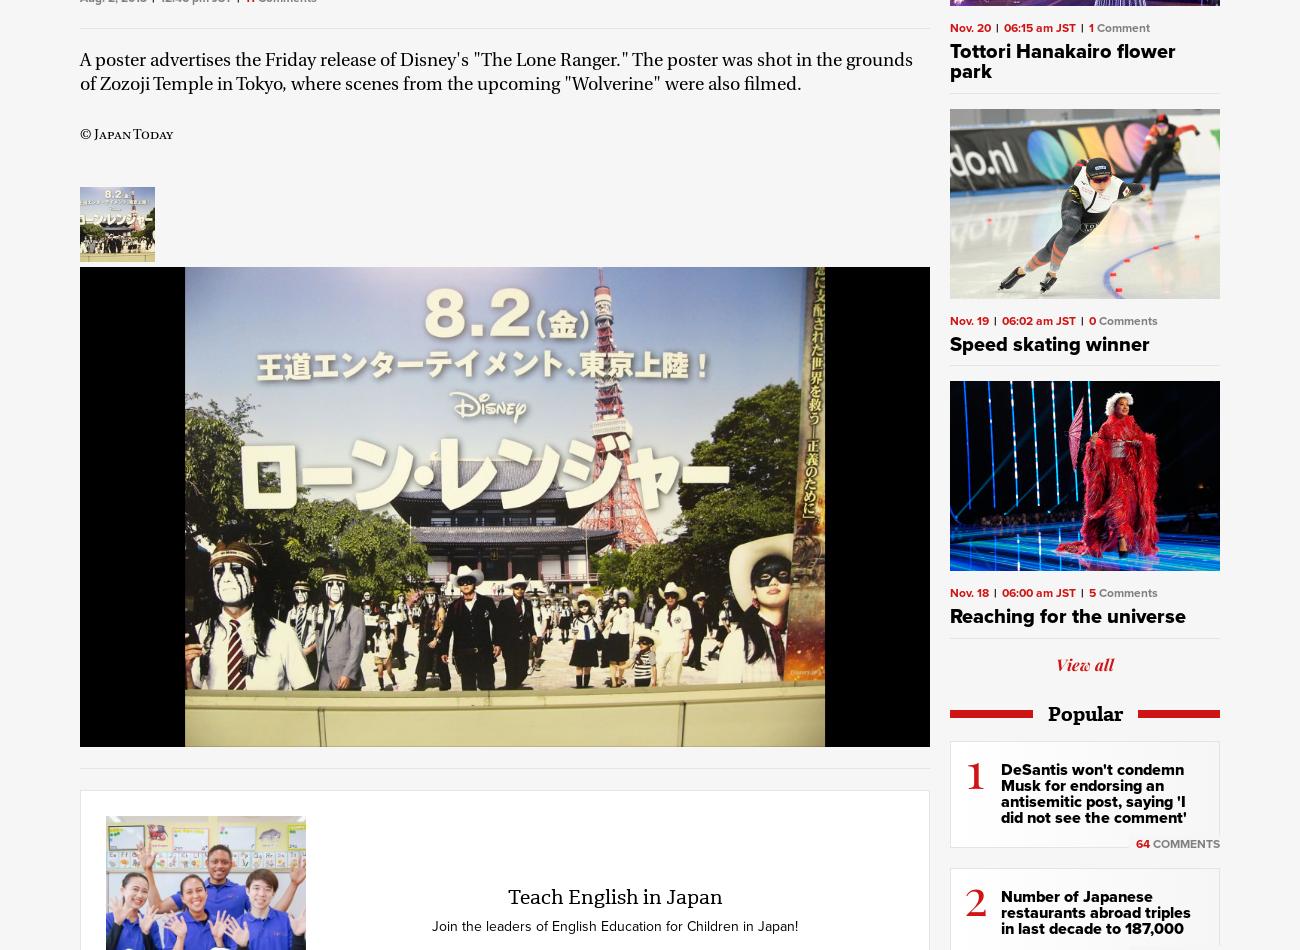  Describe the element at coordinates (1142, 842) in the screenshot. I see `'64'` at that location.